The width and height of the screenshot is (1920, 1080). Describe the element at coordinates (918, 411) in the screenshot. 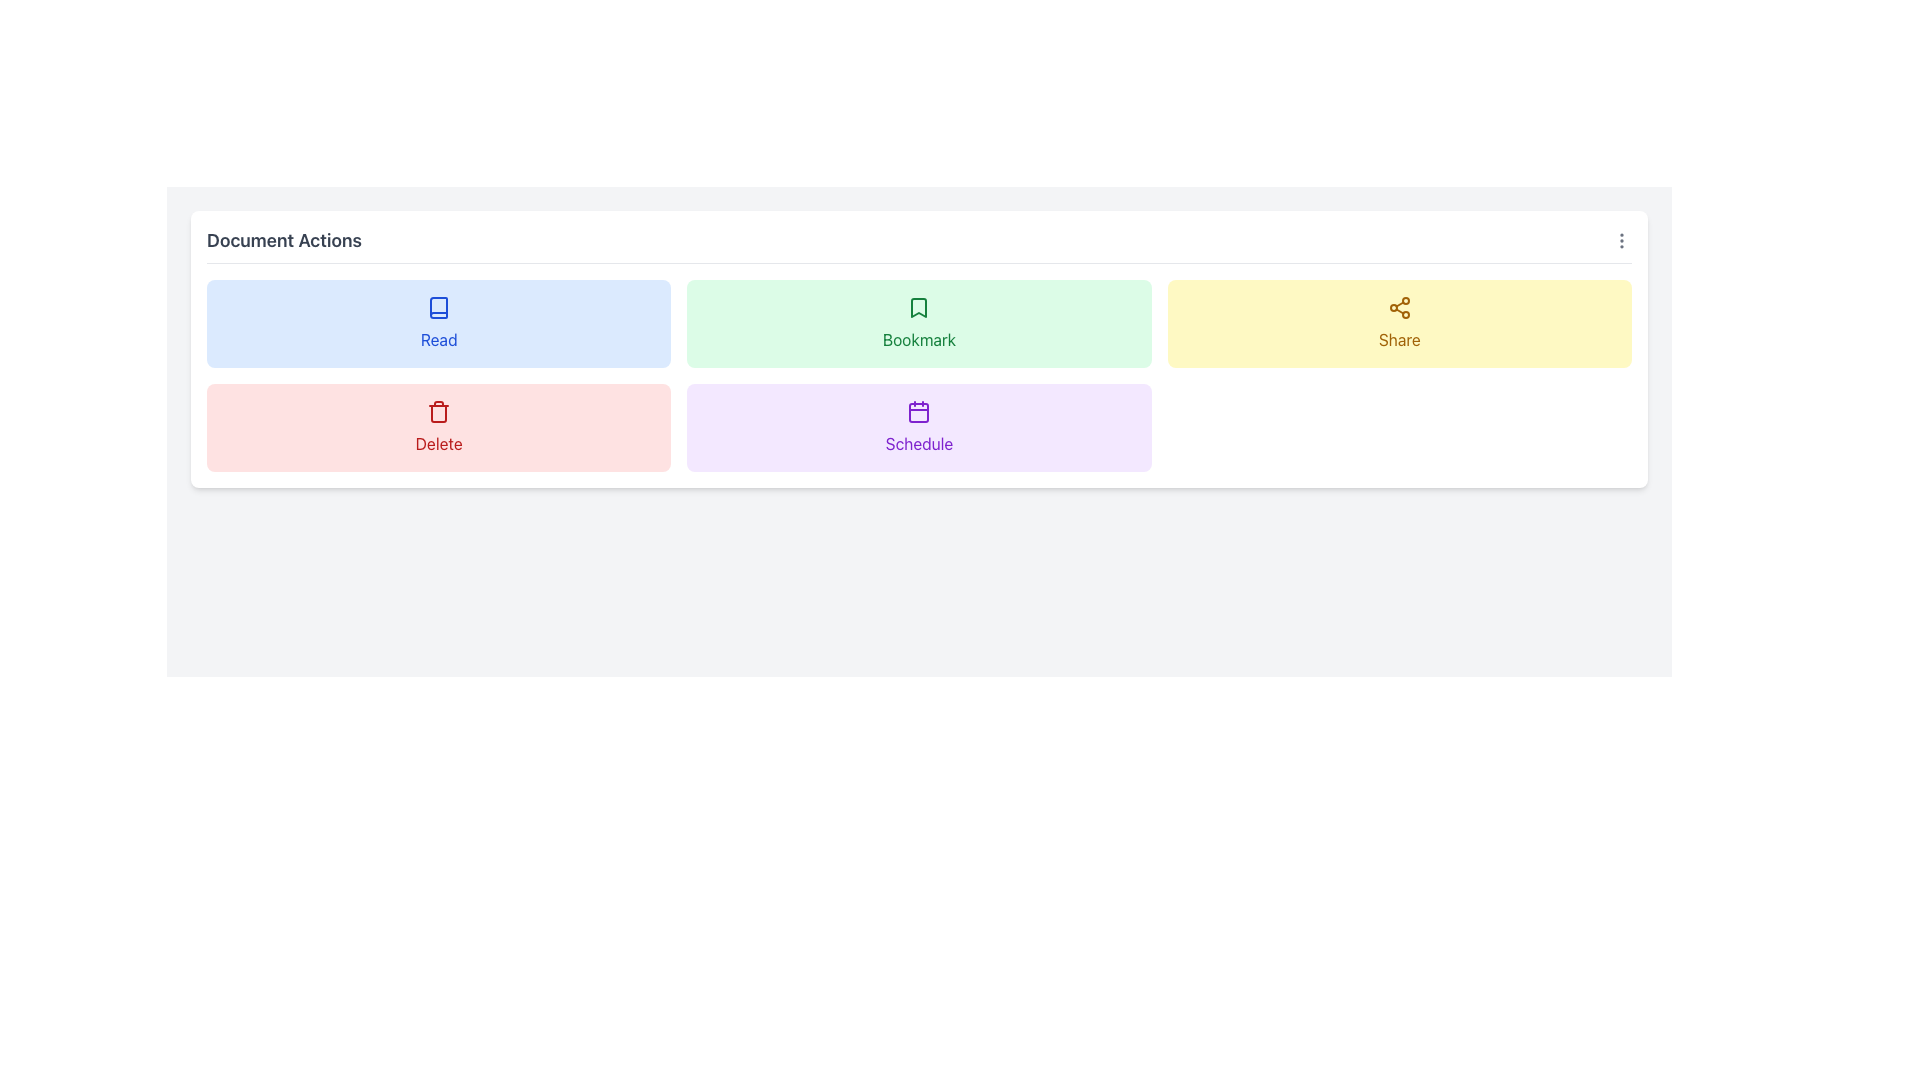

I see `the purple rounded rectangle element within the calendar icon located in the 'Schedule' section of the interface` at that location.